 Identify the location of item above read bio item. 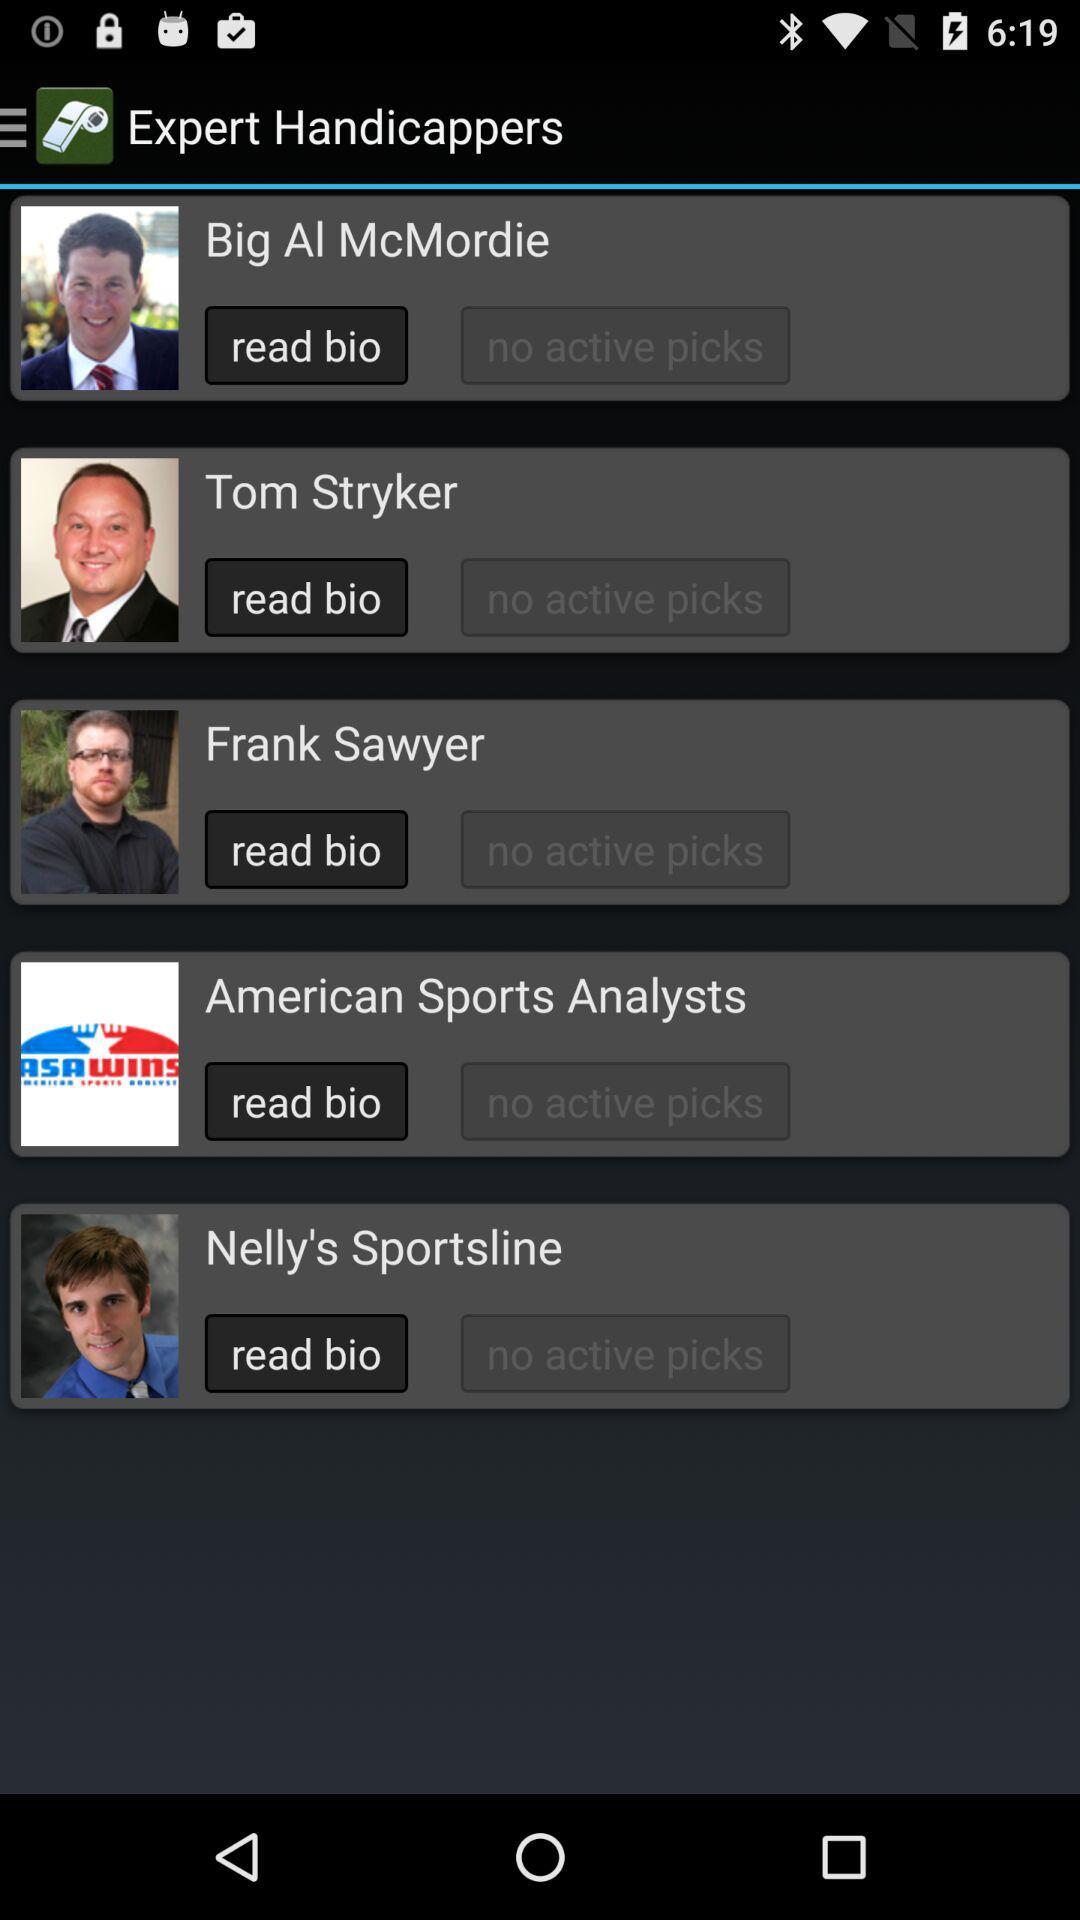
(377, 238).